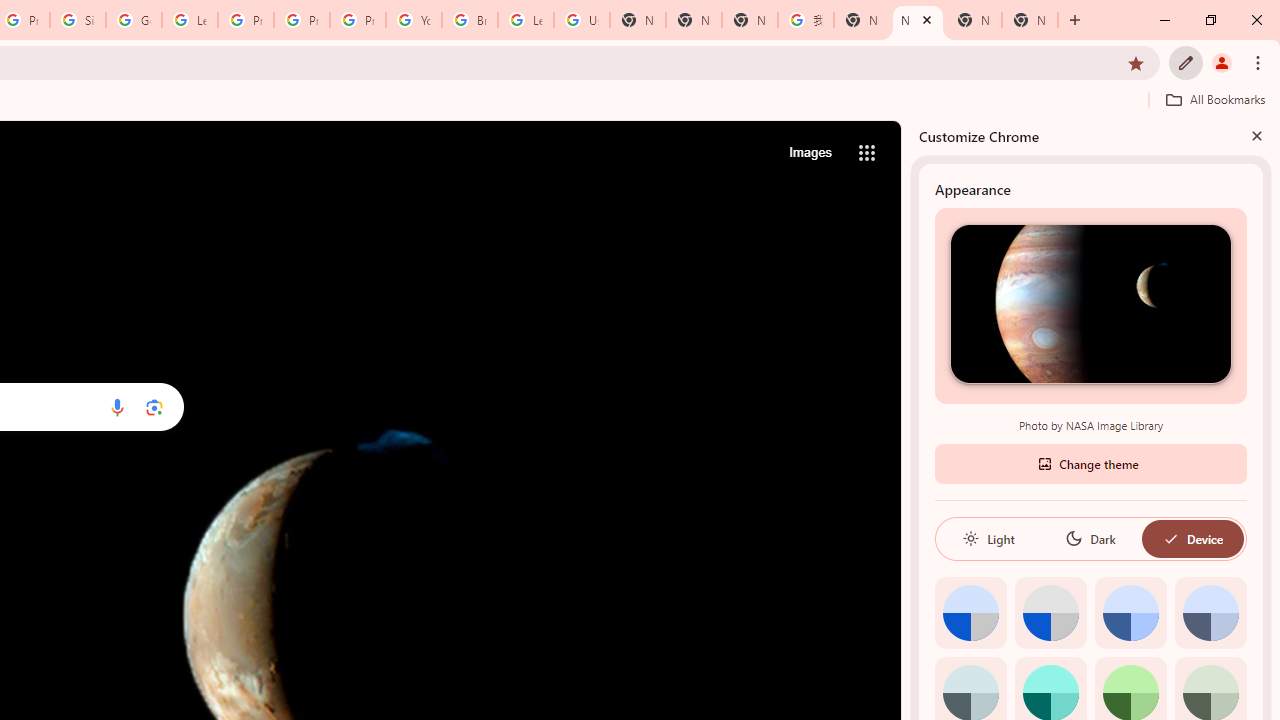 The image size is (1280, 720). Describe the element at coordinates (1209, 611) in the screenshot. I see `'Cool grey'` at that location.